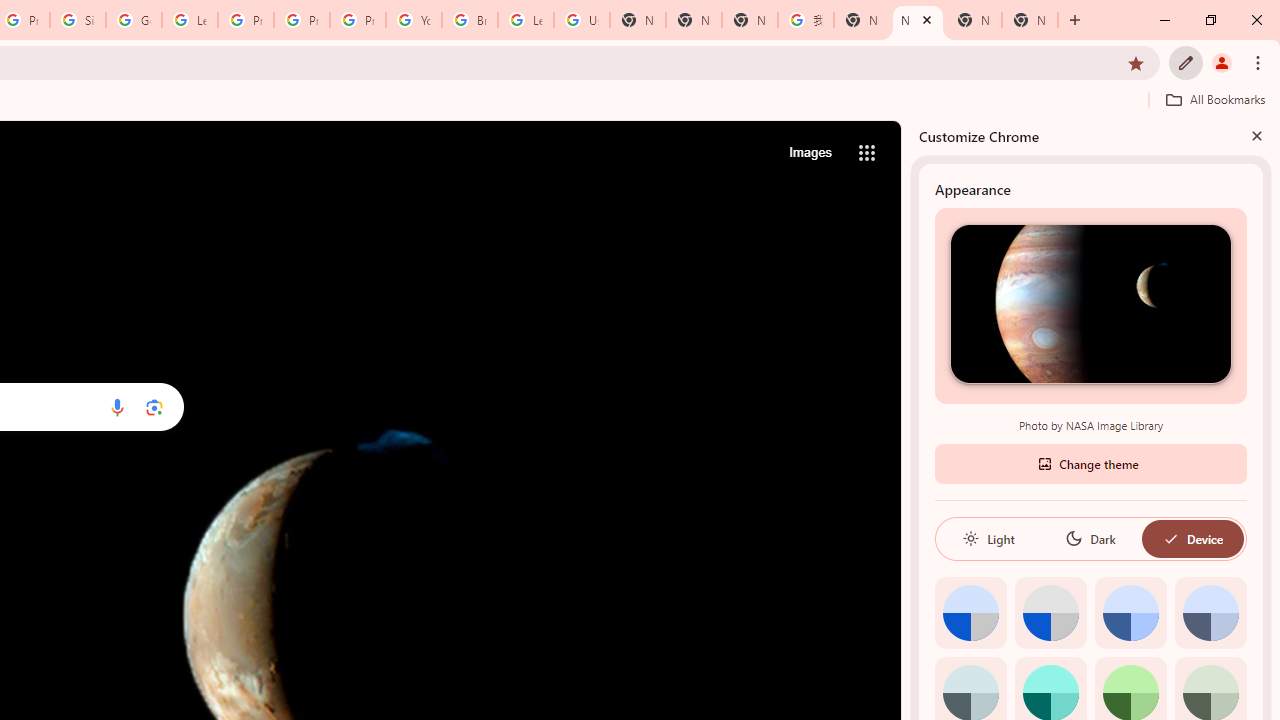 The image size is (1280, 720). Describe the element at coordinates (1209, 611) in the screenshot. I see `'Cool grey'` at that location.